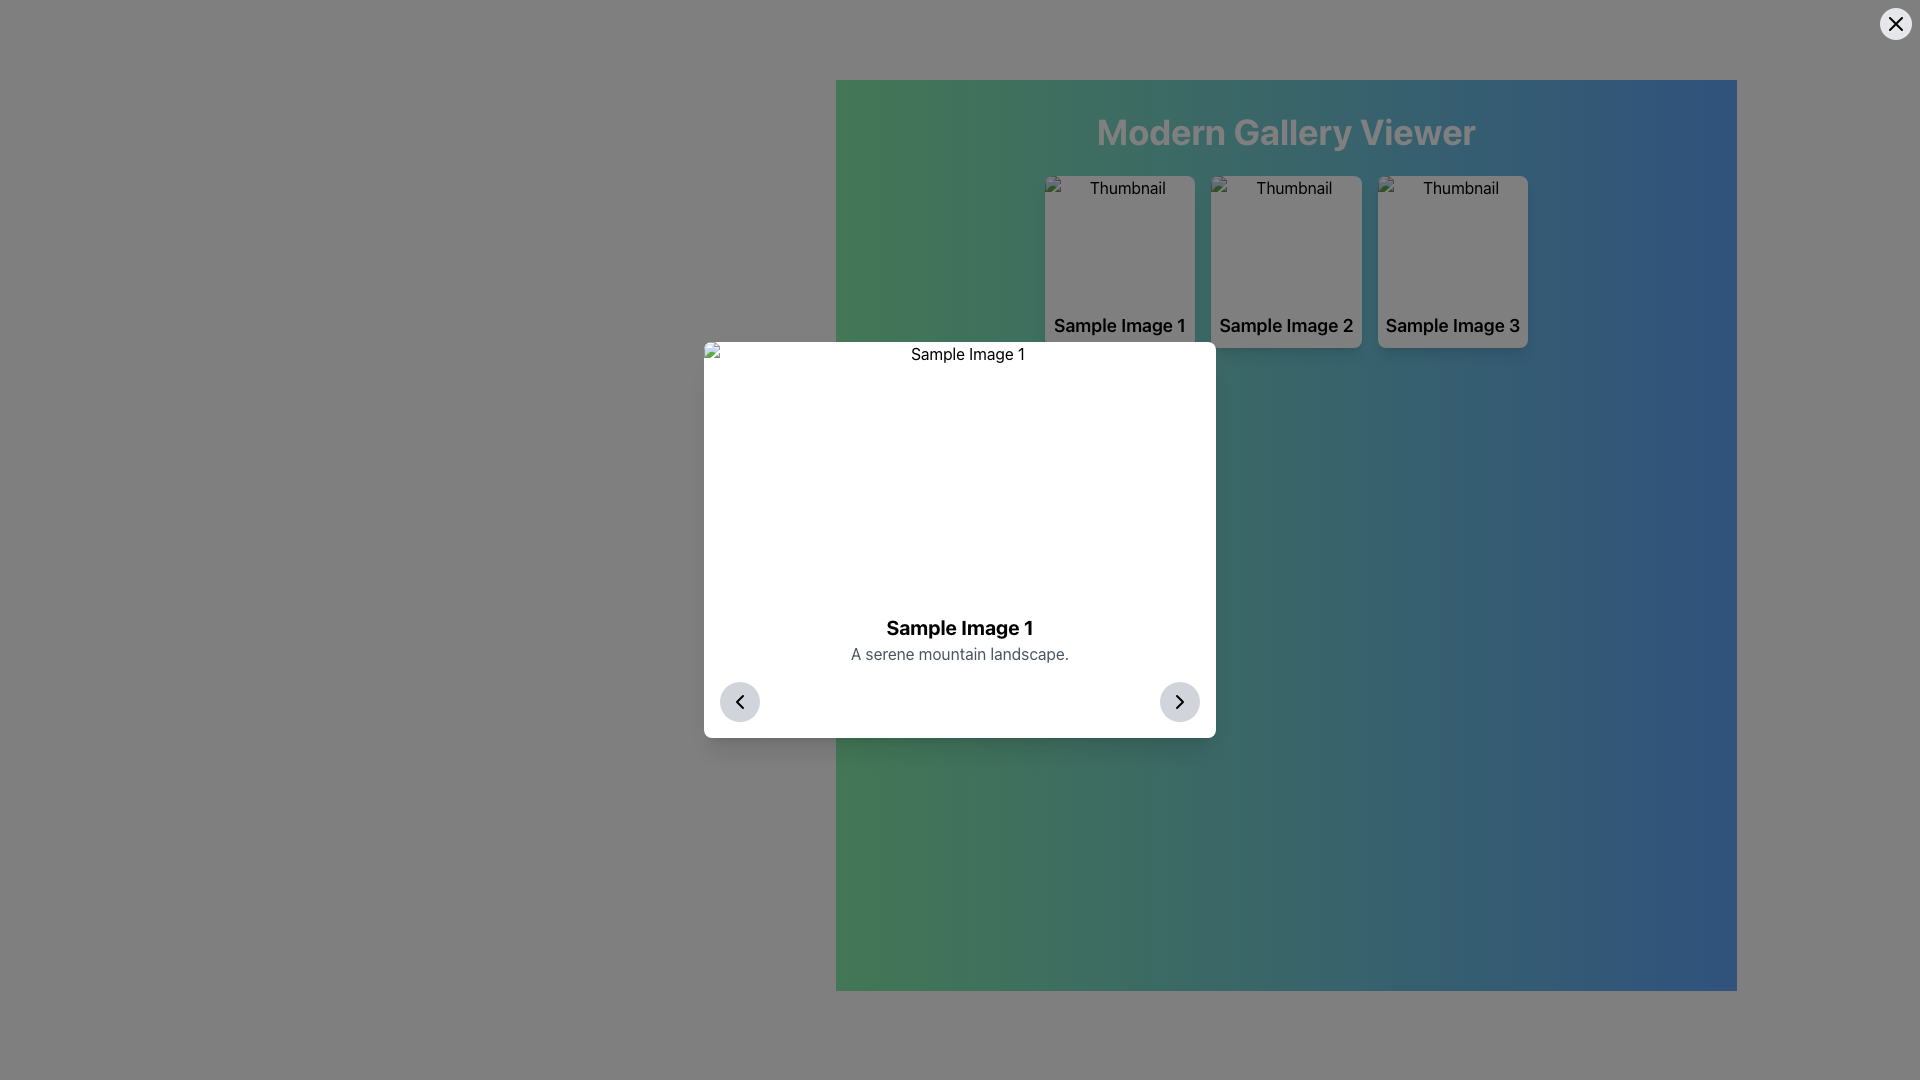  I want to click on the chevron left icon button located in the bottom-left corner of the pop-up window, so click(738, 701).